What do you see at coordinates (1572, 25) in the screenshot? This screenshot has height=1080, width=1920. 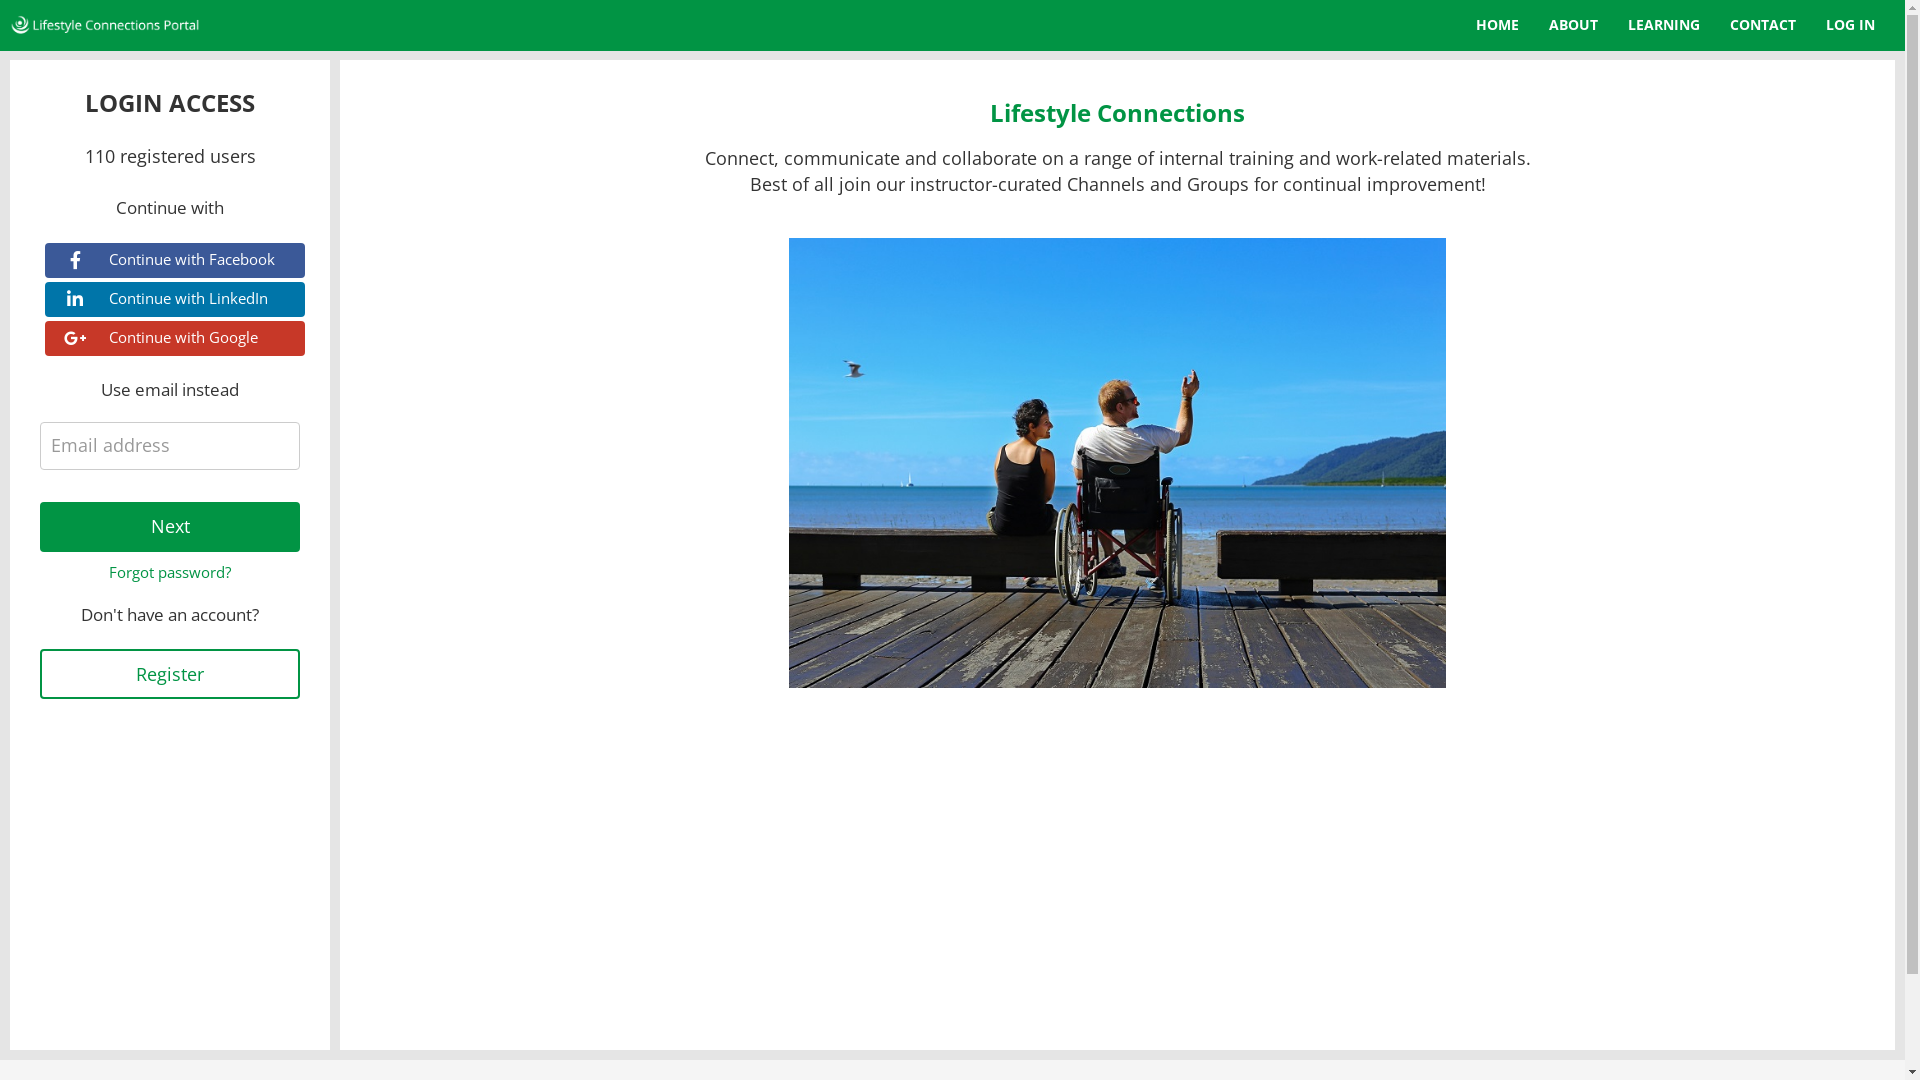 I see `'ABOUT'` at bounding box center [1572, 25].